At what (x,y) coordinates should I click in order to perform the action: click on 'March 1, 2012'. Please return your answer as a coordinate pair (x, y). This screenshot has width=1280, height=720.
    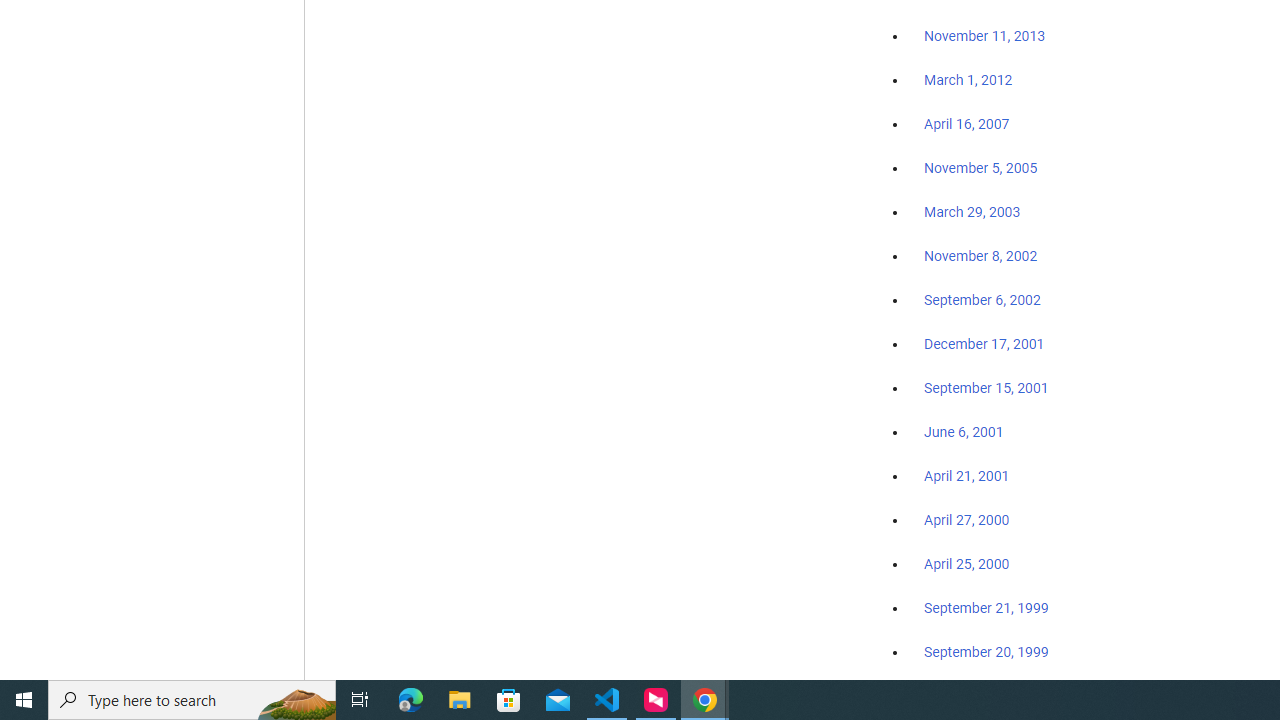
    Looking at the image, I should click on (968, 80).